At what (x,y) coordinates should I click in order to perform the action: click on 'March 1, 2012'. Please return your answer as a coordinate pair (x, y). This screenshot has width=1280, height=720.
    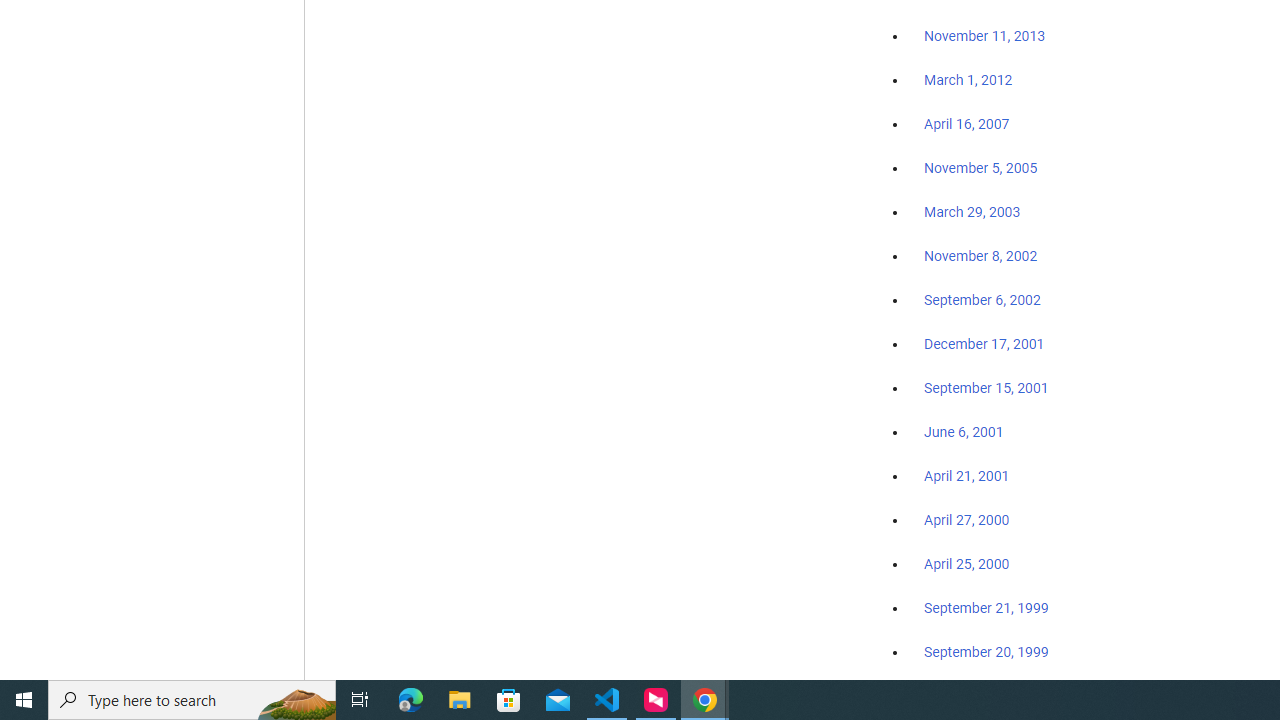
    Looking at the image, I should click on (968, 80).